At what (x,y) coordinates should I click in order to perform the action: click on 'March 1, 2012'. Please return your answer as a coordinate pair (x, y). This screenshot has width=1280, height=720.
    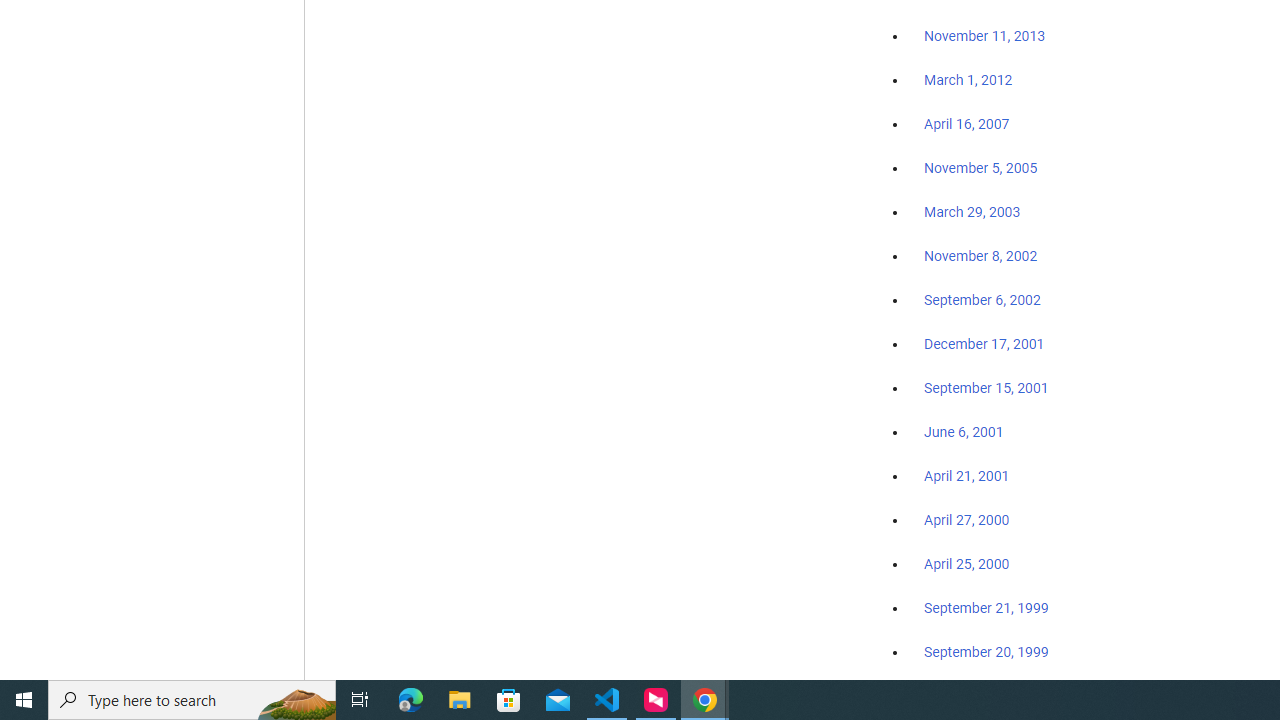
    Looking at the image, I should click on (968, 80).